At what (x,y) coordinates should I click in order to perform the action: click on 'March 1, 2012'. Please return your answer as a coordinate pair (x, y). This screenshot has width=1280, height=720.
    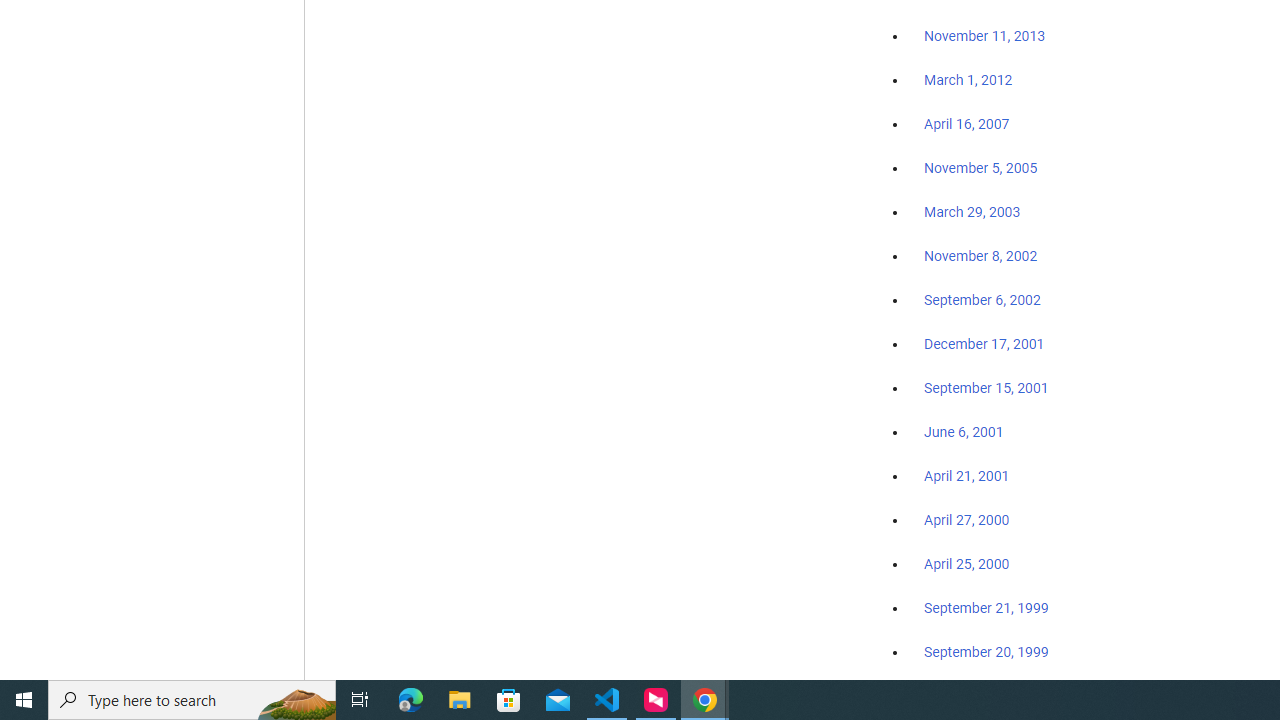
    Looking at the image, I should click on (968, 80).